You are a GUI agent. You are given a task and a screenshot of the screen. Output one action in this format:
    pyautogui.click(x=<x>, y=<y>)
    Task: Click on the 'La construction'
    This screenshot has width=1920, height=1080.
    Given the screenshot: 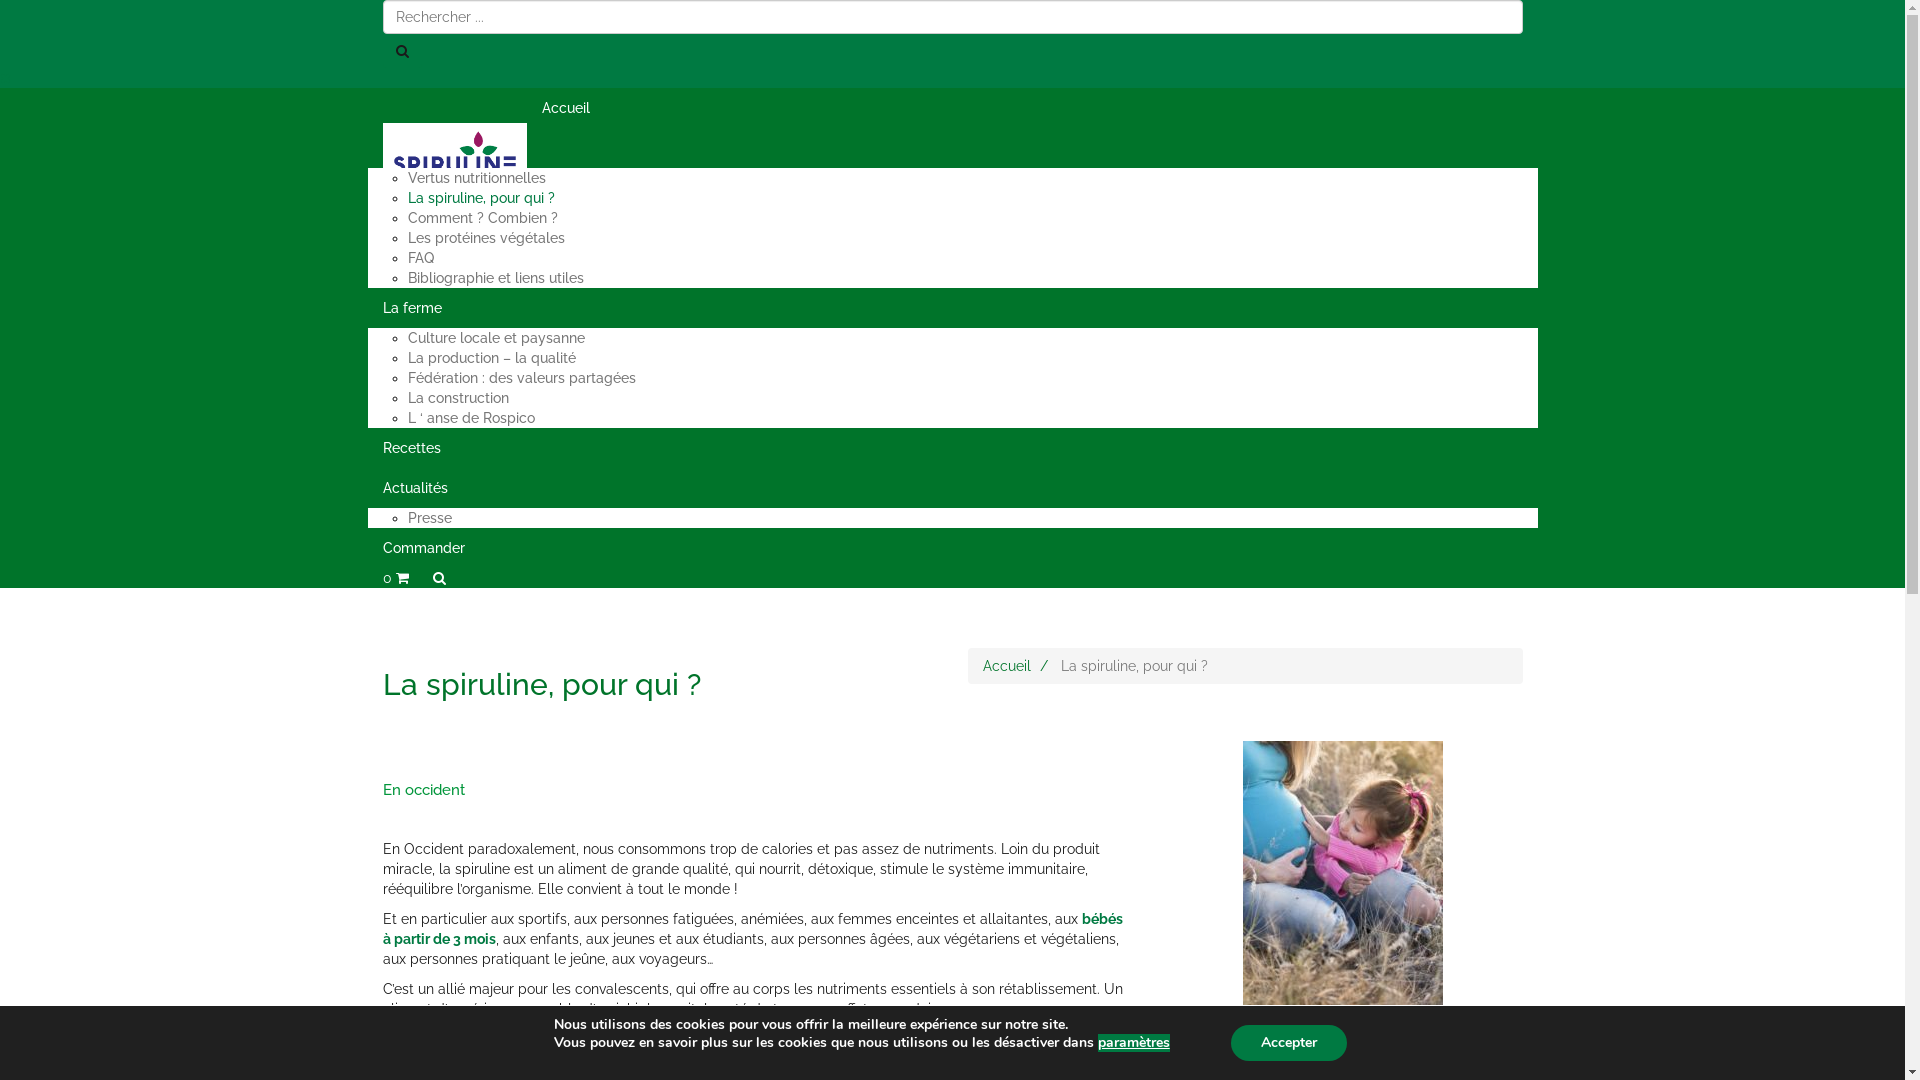 What is the action you would take?
    pyautogui.click(x=457, y=397)
    